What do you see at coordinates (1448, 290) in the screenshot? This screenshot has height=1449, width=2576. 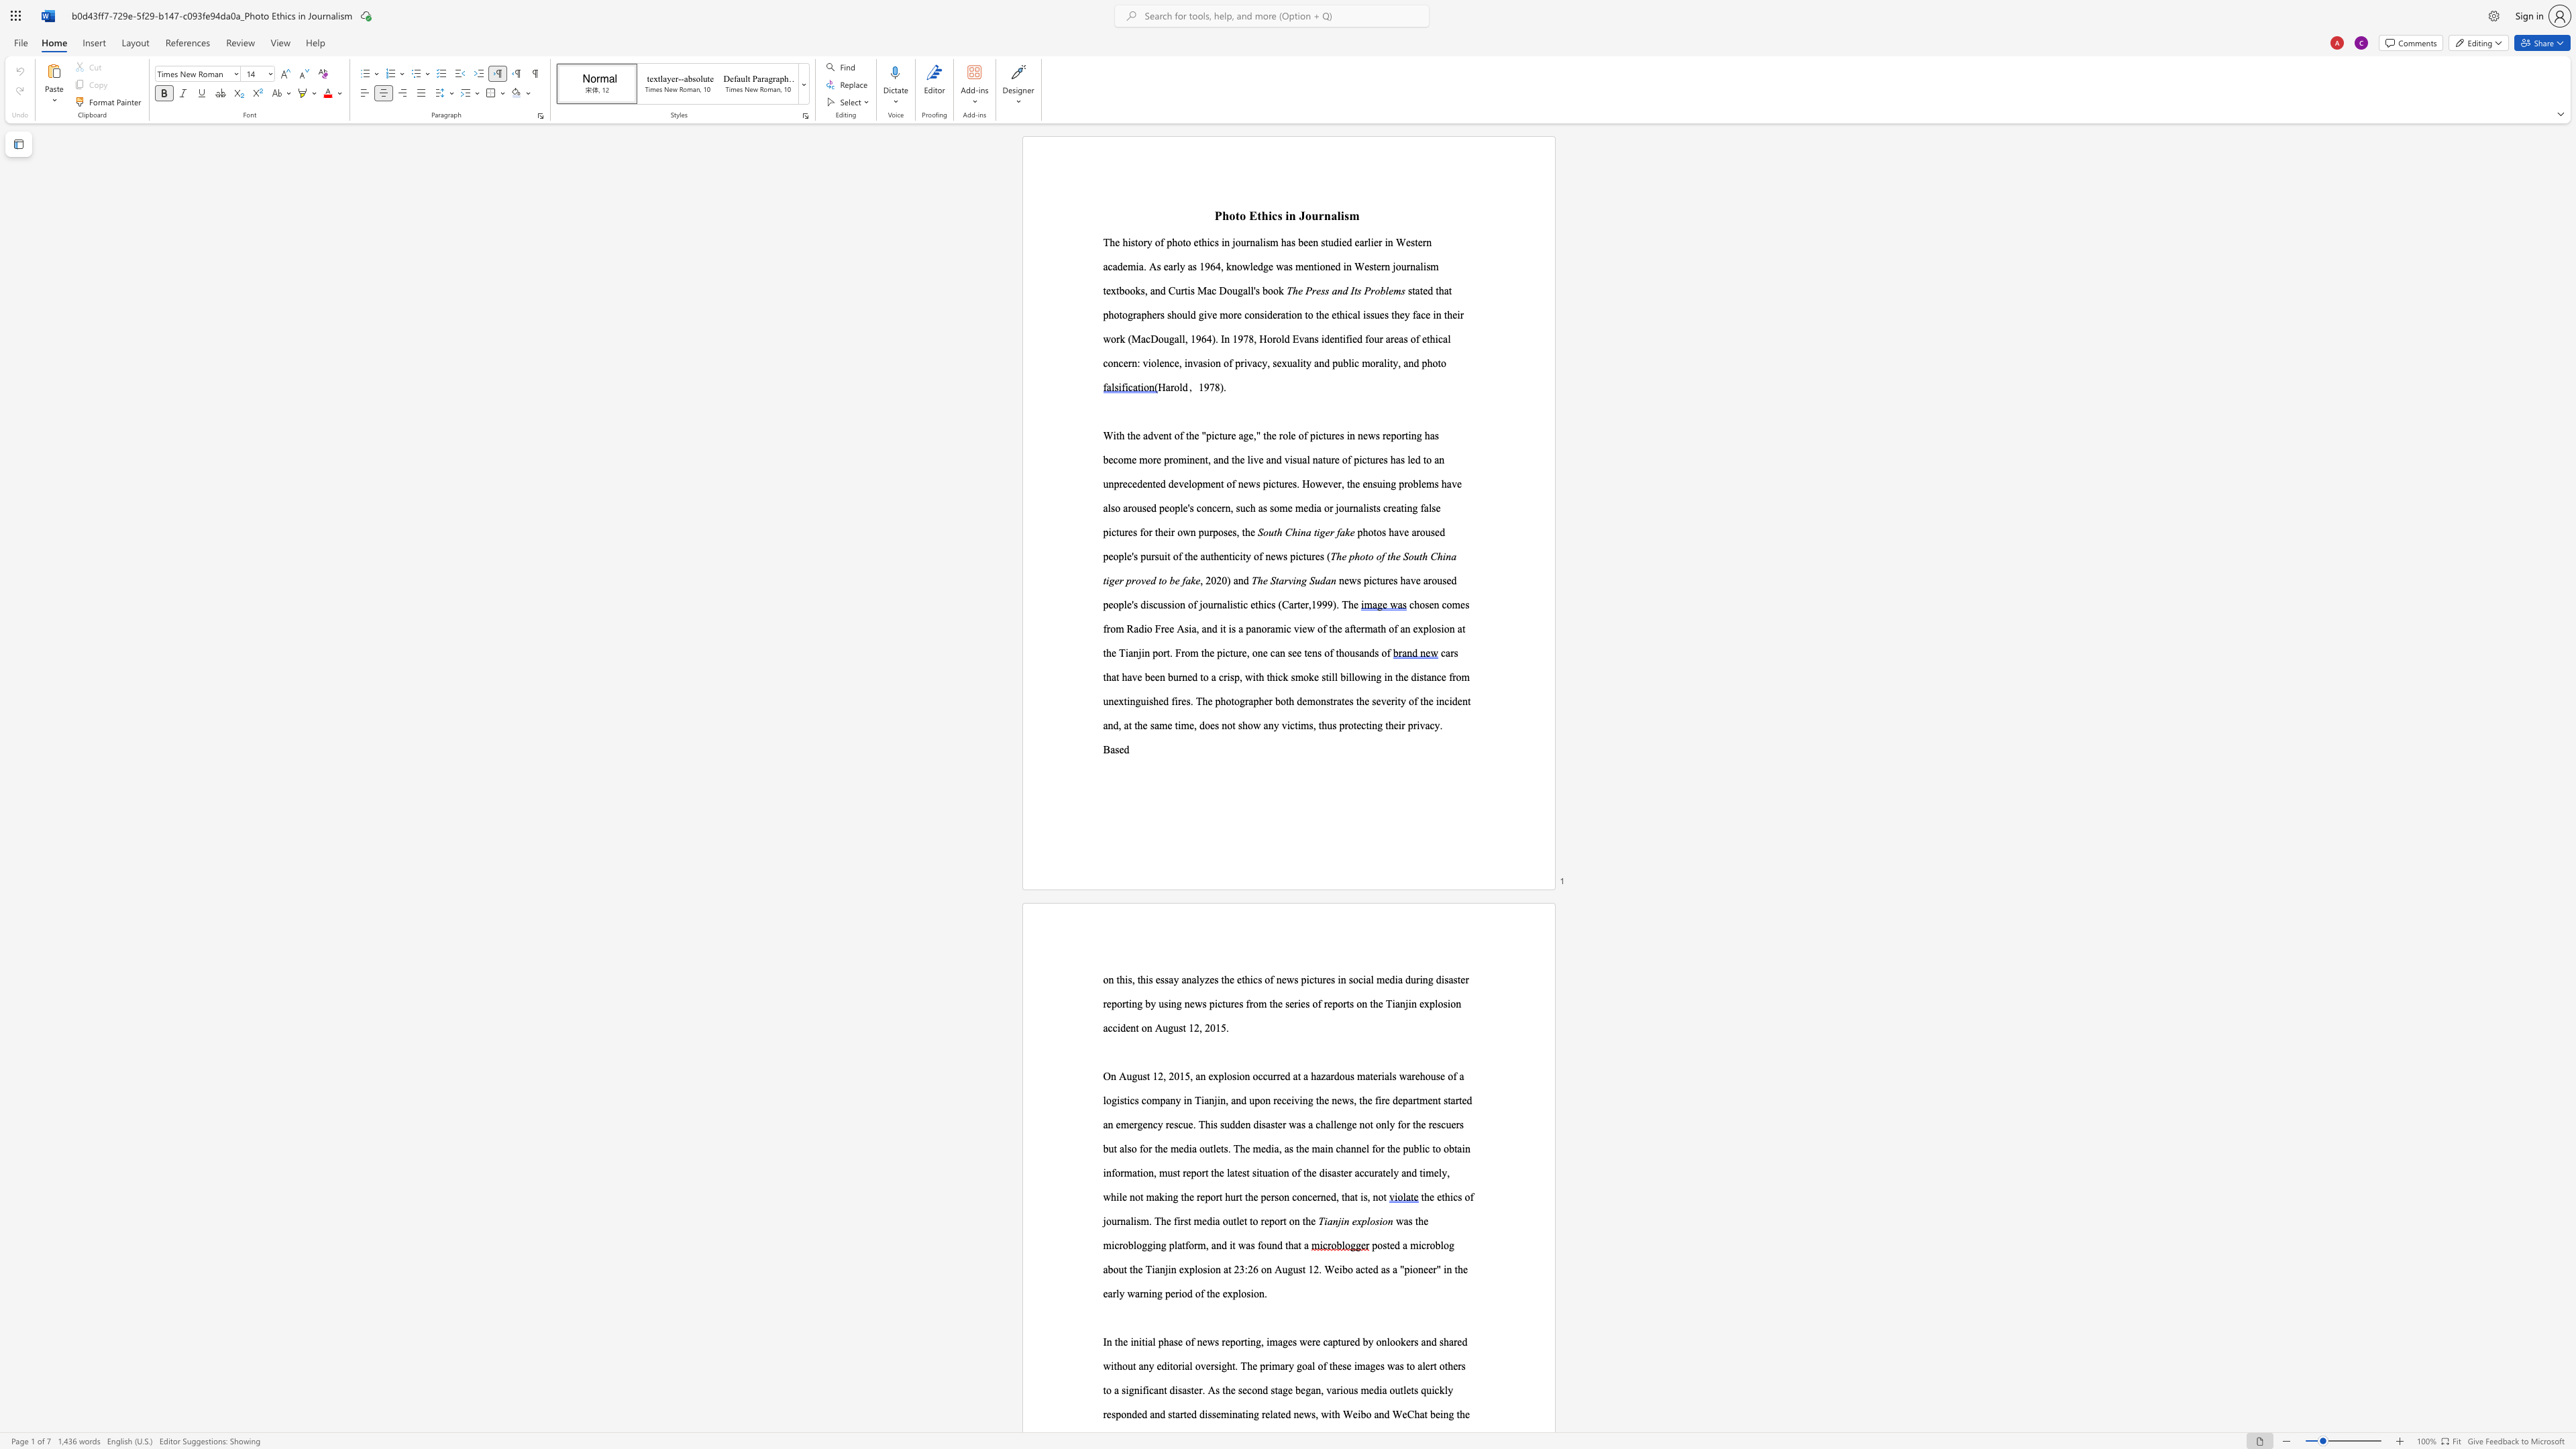 I see `the subset text "t photographers should give more consideration to the eth" within the text "that photographers should give more consideration to the ethical issues they face in their work"` at bounding box center [1448, 290].